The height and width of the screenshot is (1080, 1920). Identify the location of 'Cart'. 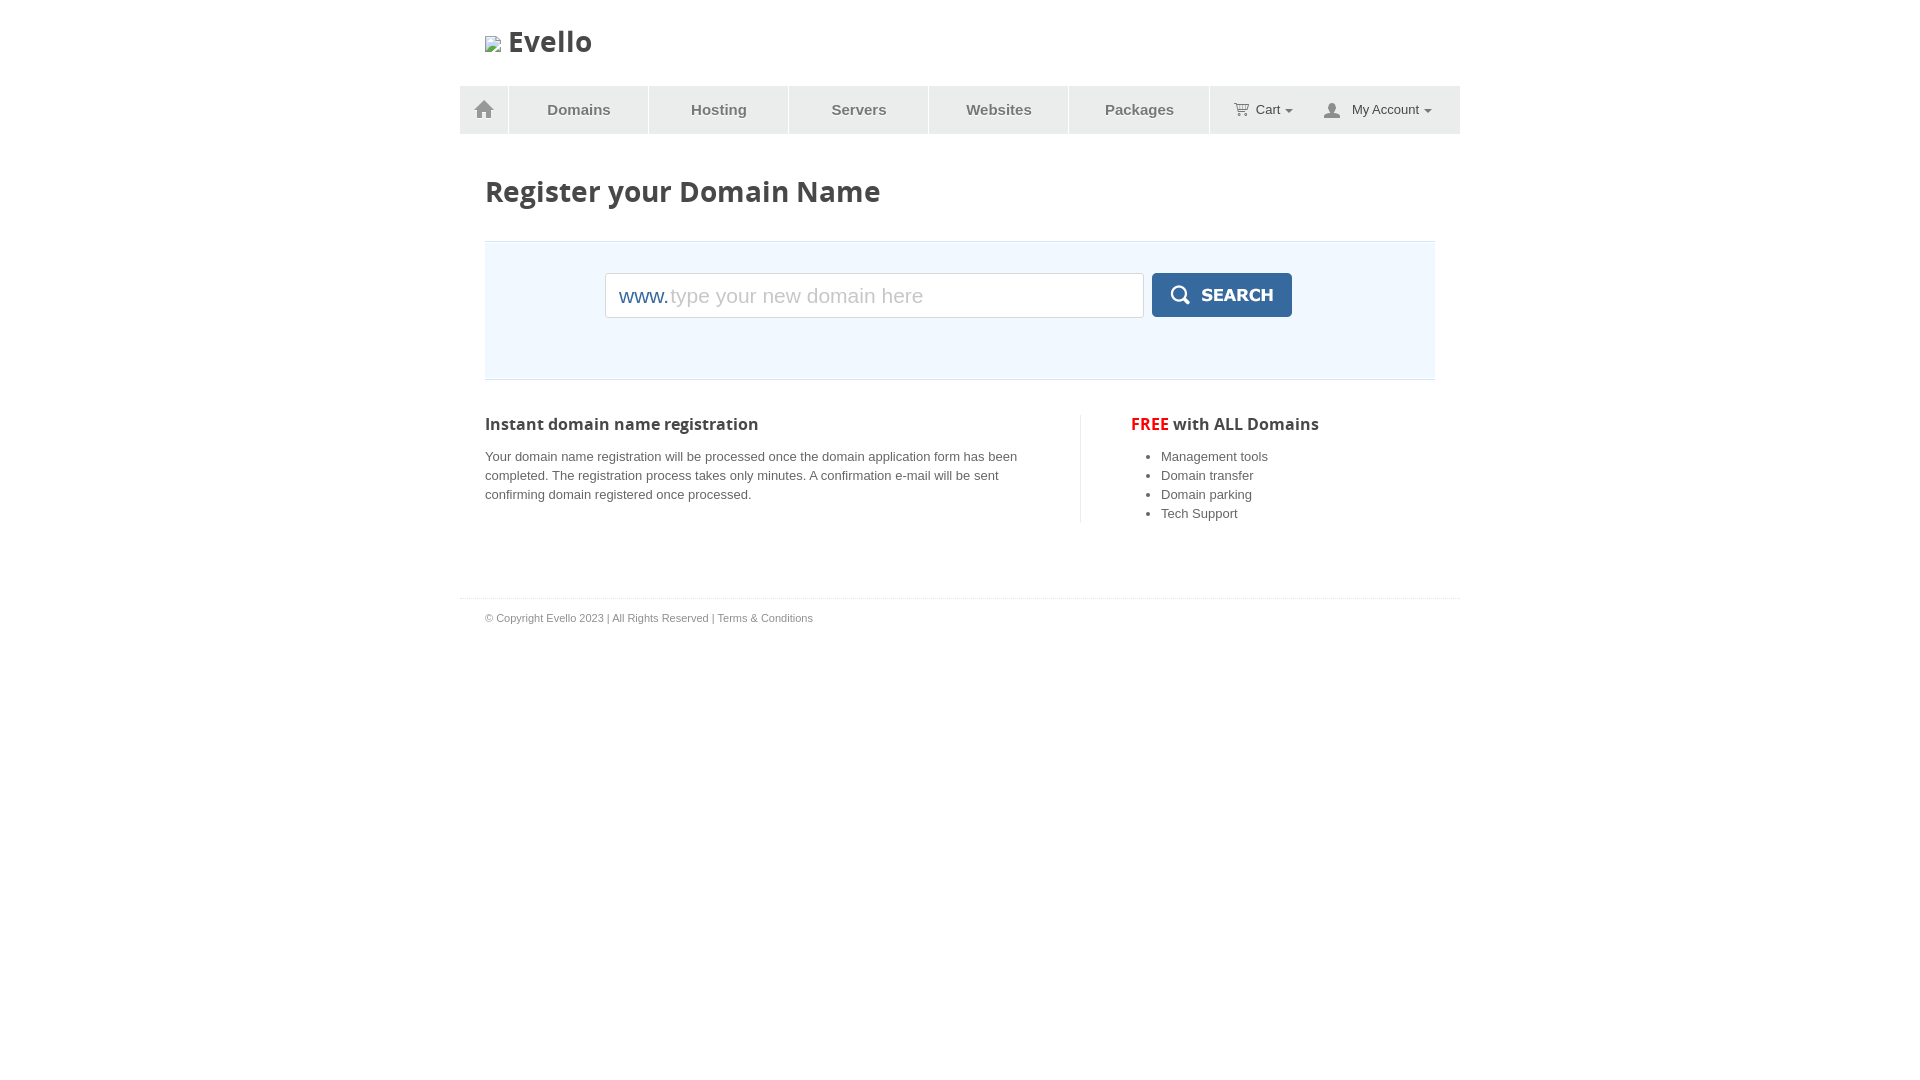
(1221, 109).